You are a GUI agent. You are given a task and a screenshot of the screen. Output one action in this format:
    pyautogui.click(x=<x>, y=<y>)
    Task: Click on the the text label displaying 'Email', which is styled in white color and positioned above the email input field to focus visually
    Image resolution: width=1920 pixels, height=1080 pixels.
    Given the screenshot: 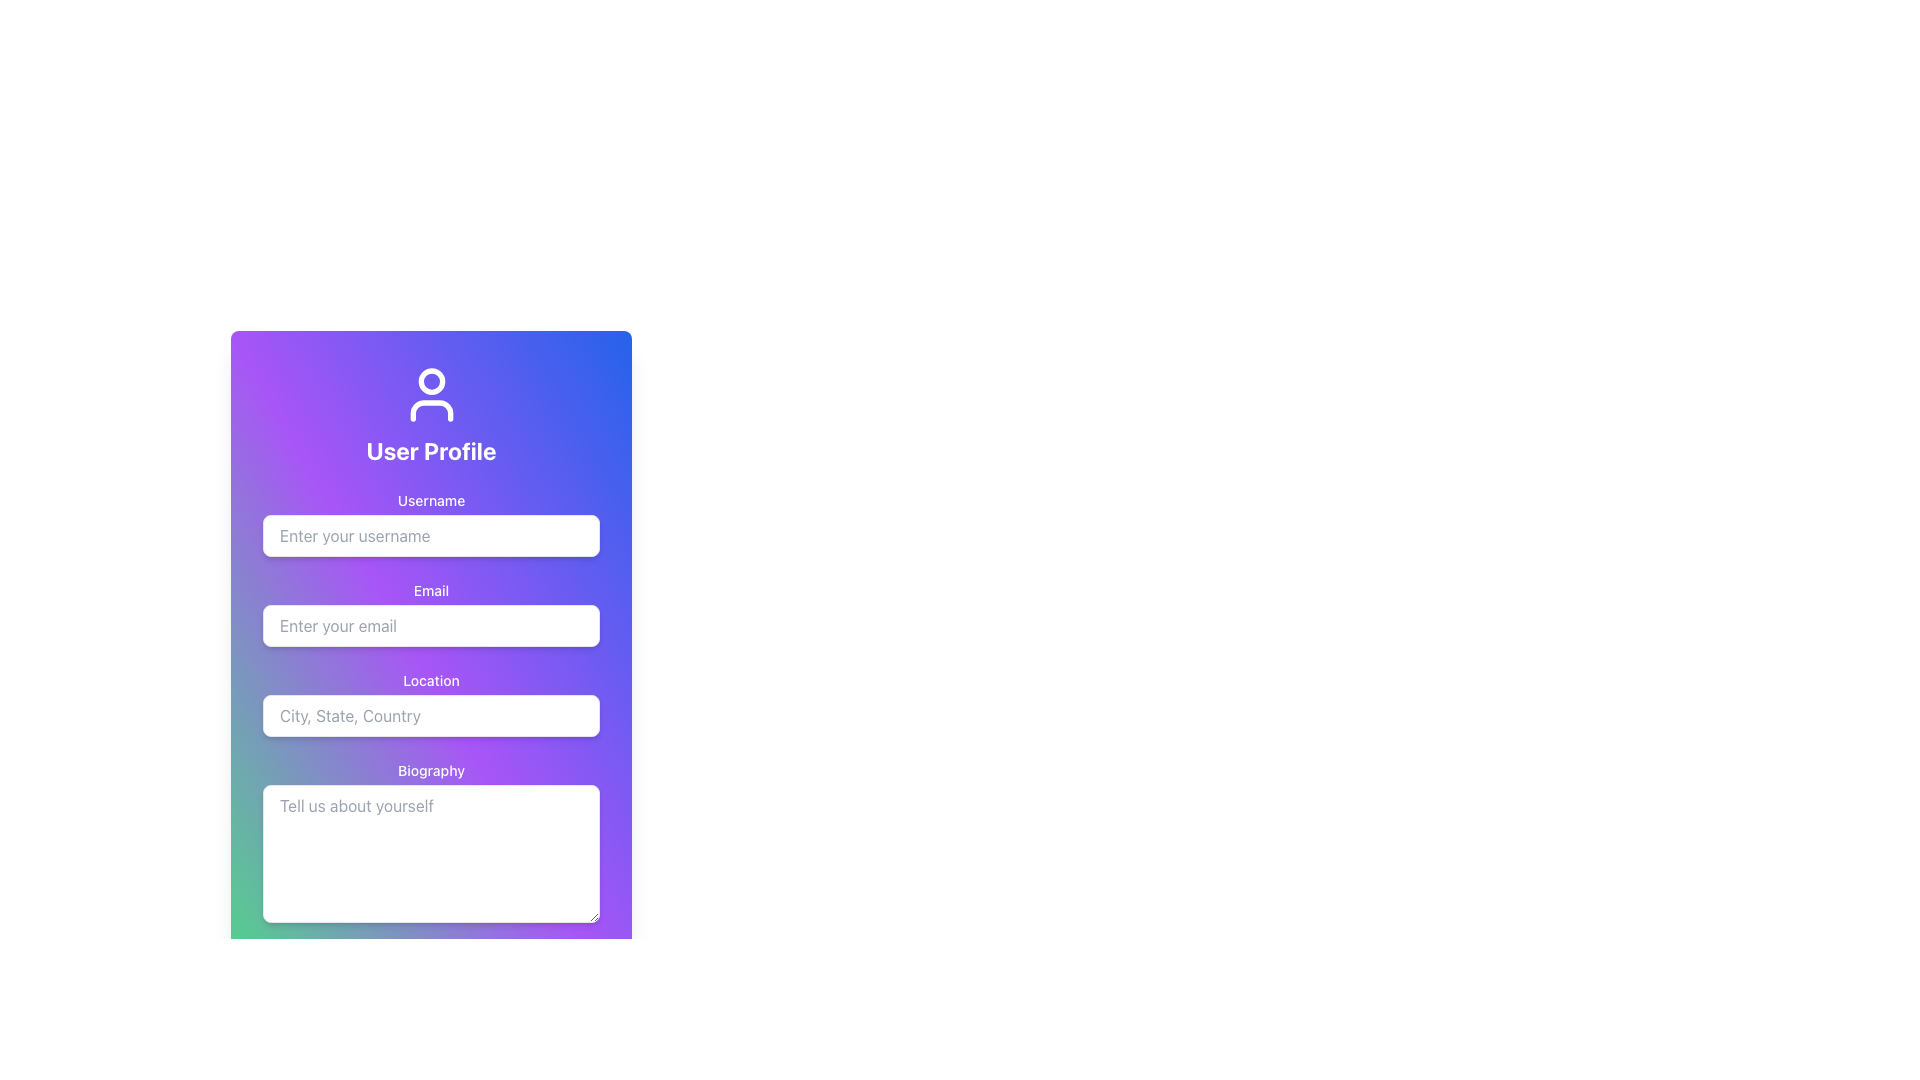 What is the action you would take?
    pyautogui.click(x=430, y=589)
    